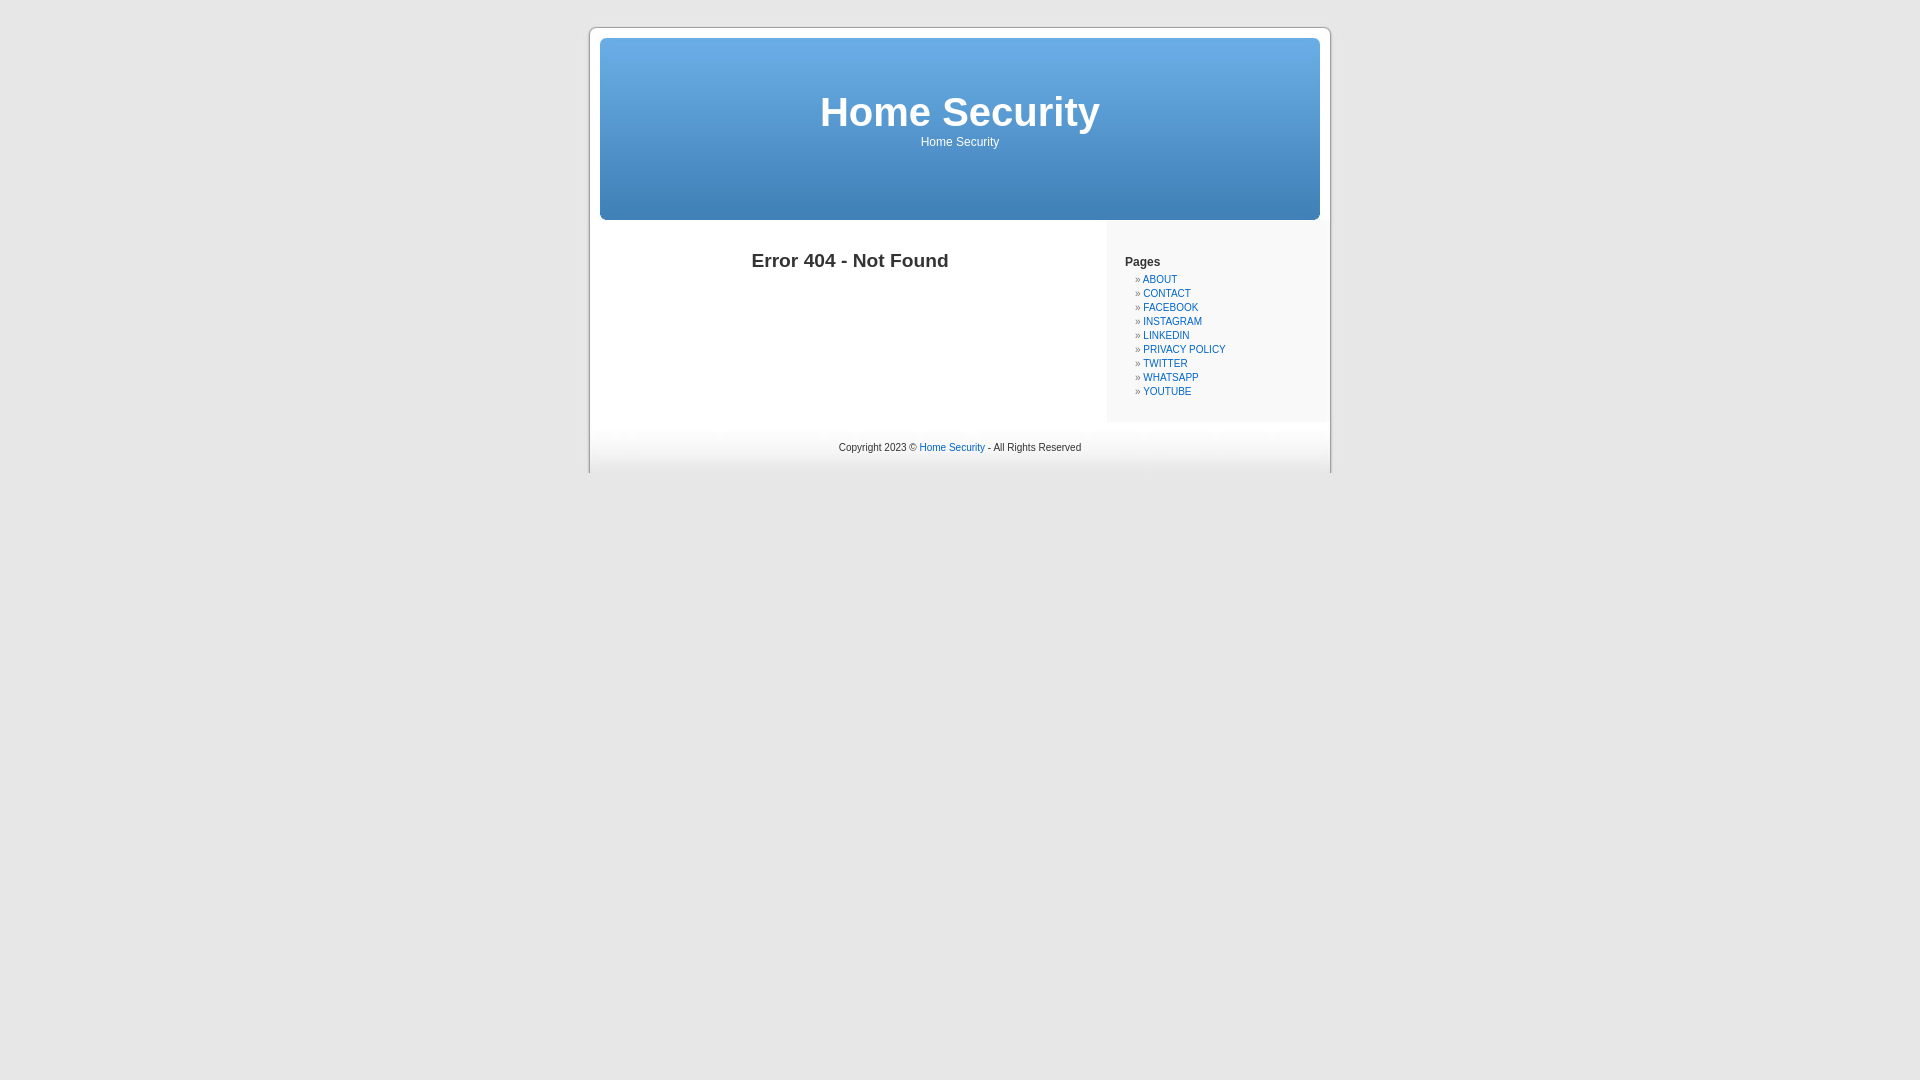 The height and width of the screenshot is (1080, 1920). Describe the element at coordinates (1172, 320) in the screenshot. I see `'INSTAGRAM'` at that location.